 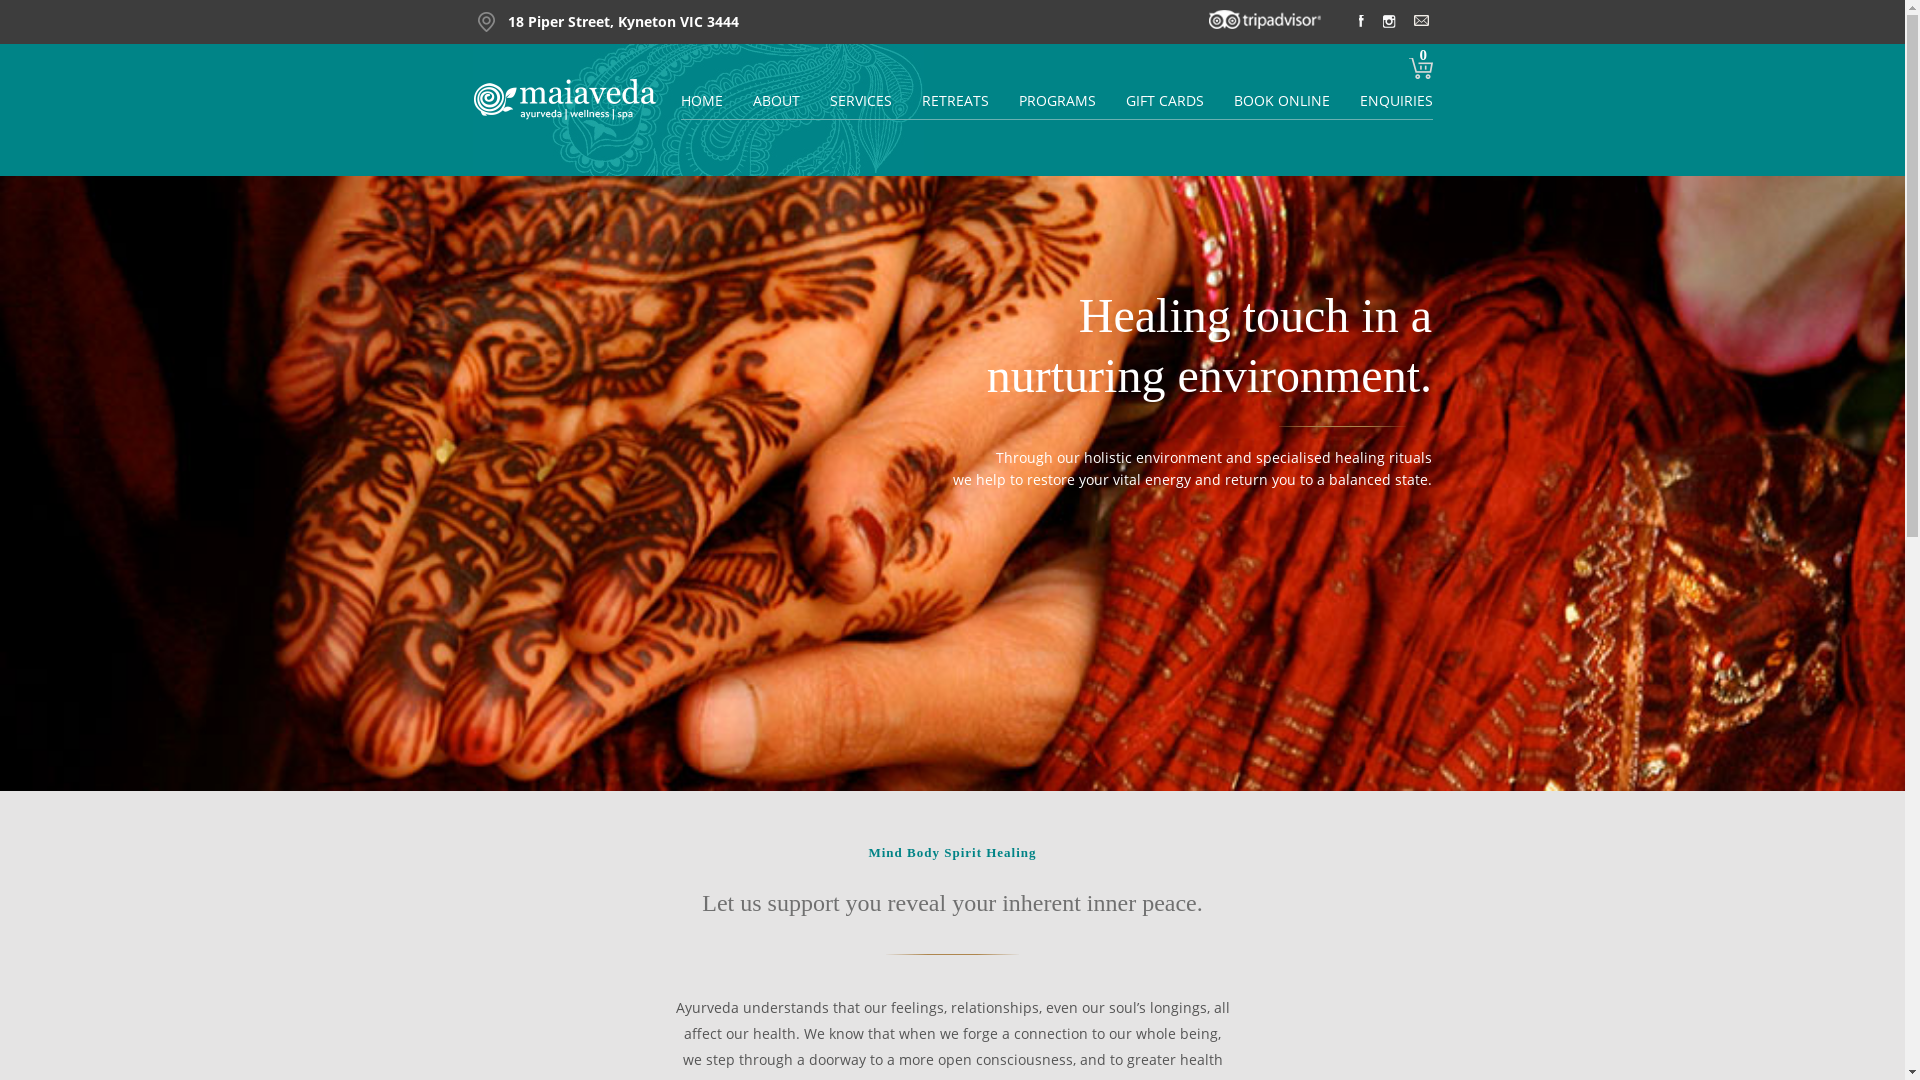 I want to click on 'ENQUIRIES', so click(x=1395, y=100).